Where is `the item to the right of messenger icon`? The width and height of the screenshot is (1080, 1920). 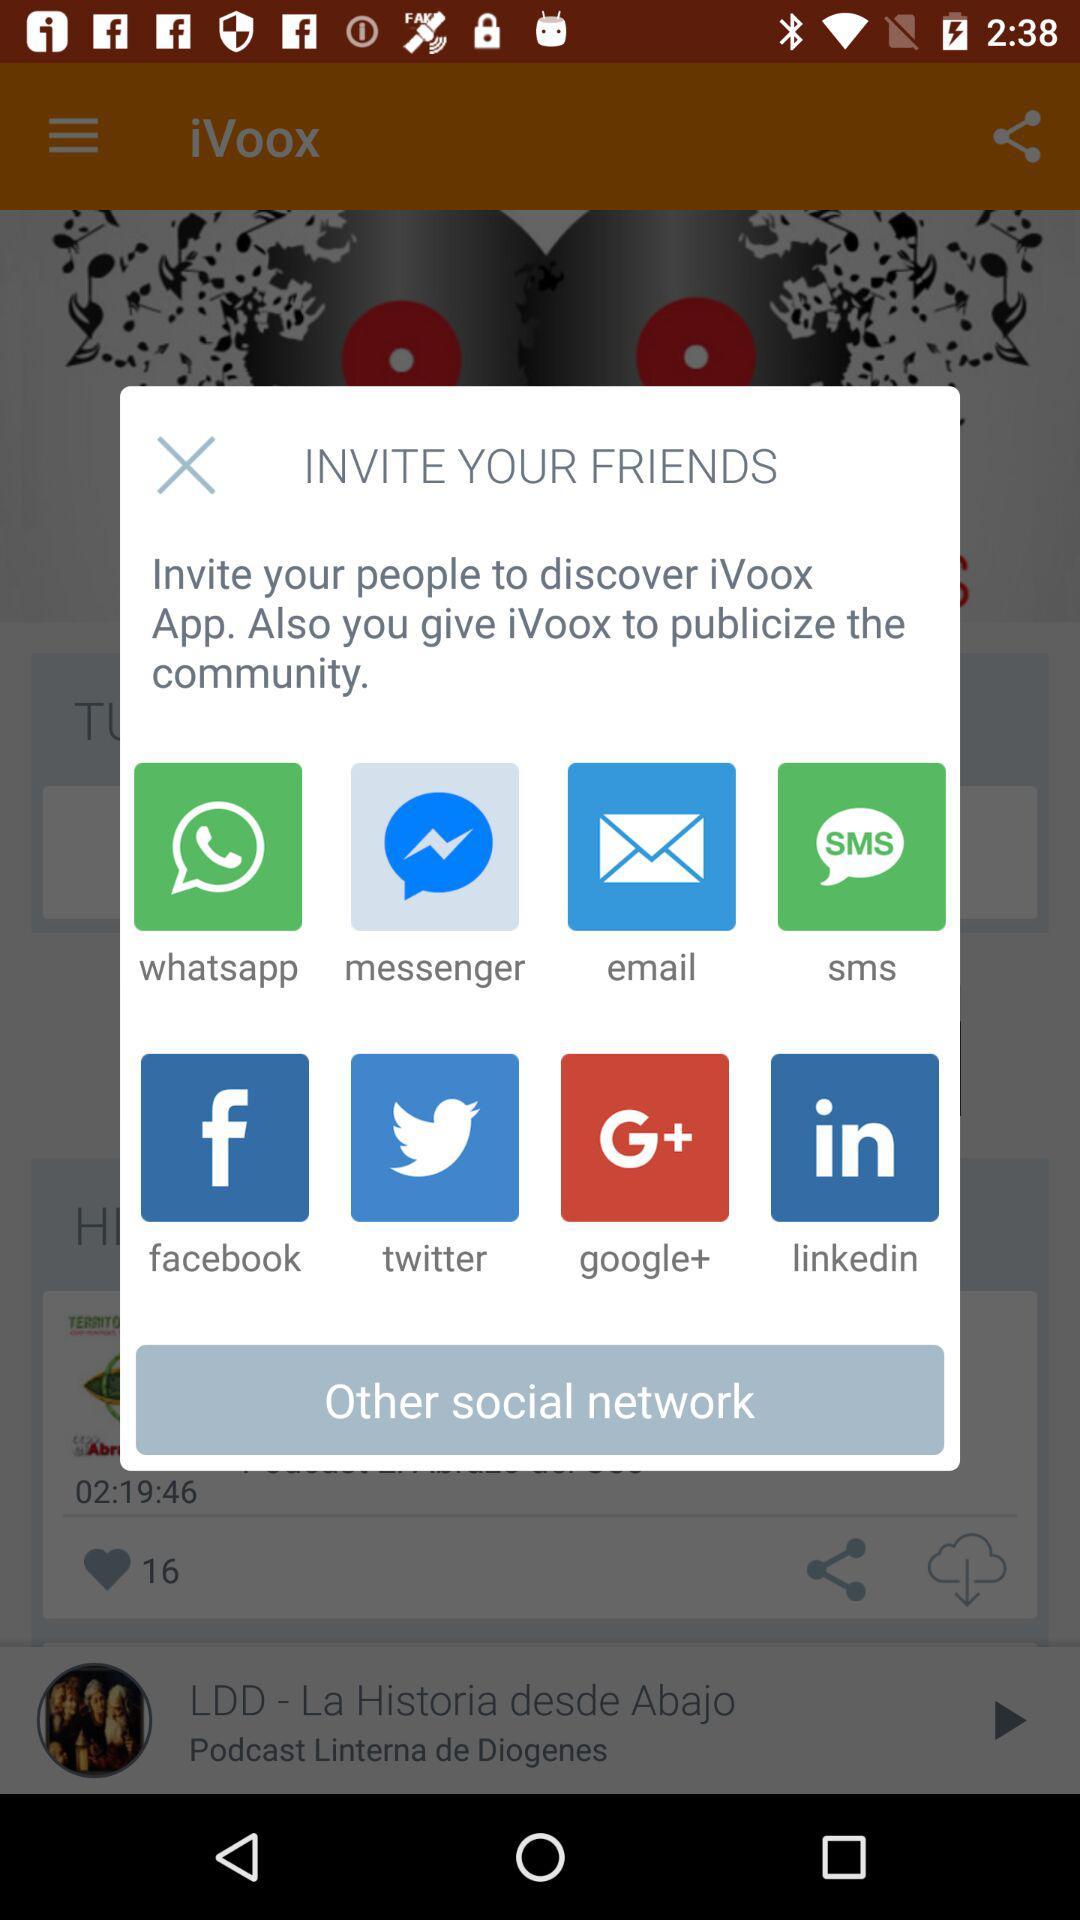 the item to the right of messenger icon is located at coordinates (651, 876).